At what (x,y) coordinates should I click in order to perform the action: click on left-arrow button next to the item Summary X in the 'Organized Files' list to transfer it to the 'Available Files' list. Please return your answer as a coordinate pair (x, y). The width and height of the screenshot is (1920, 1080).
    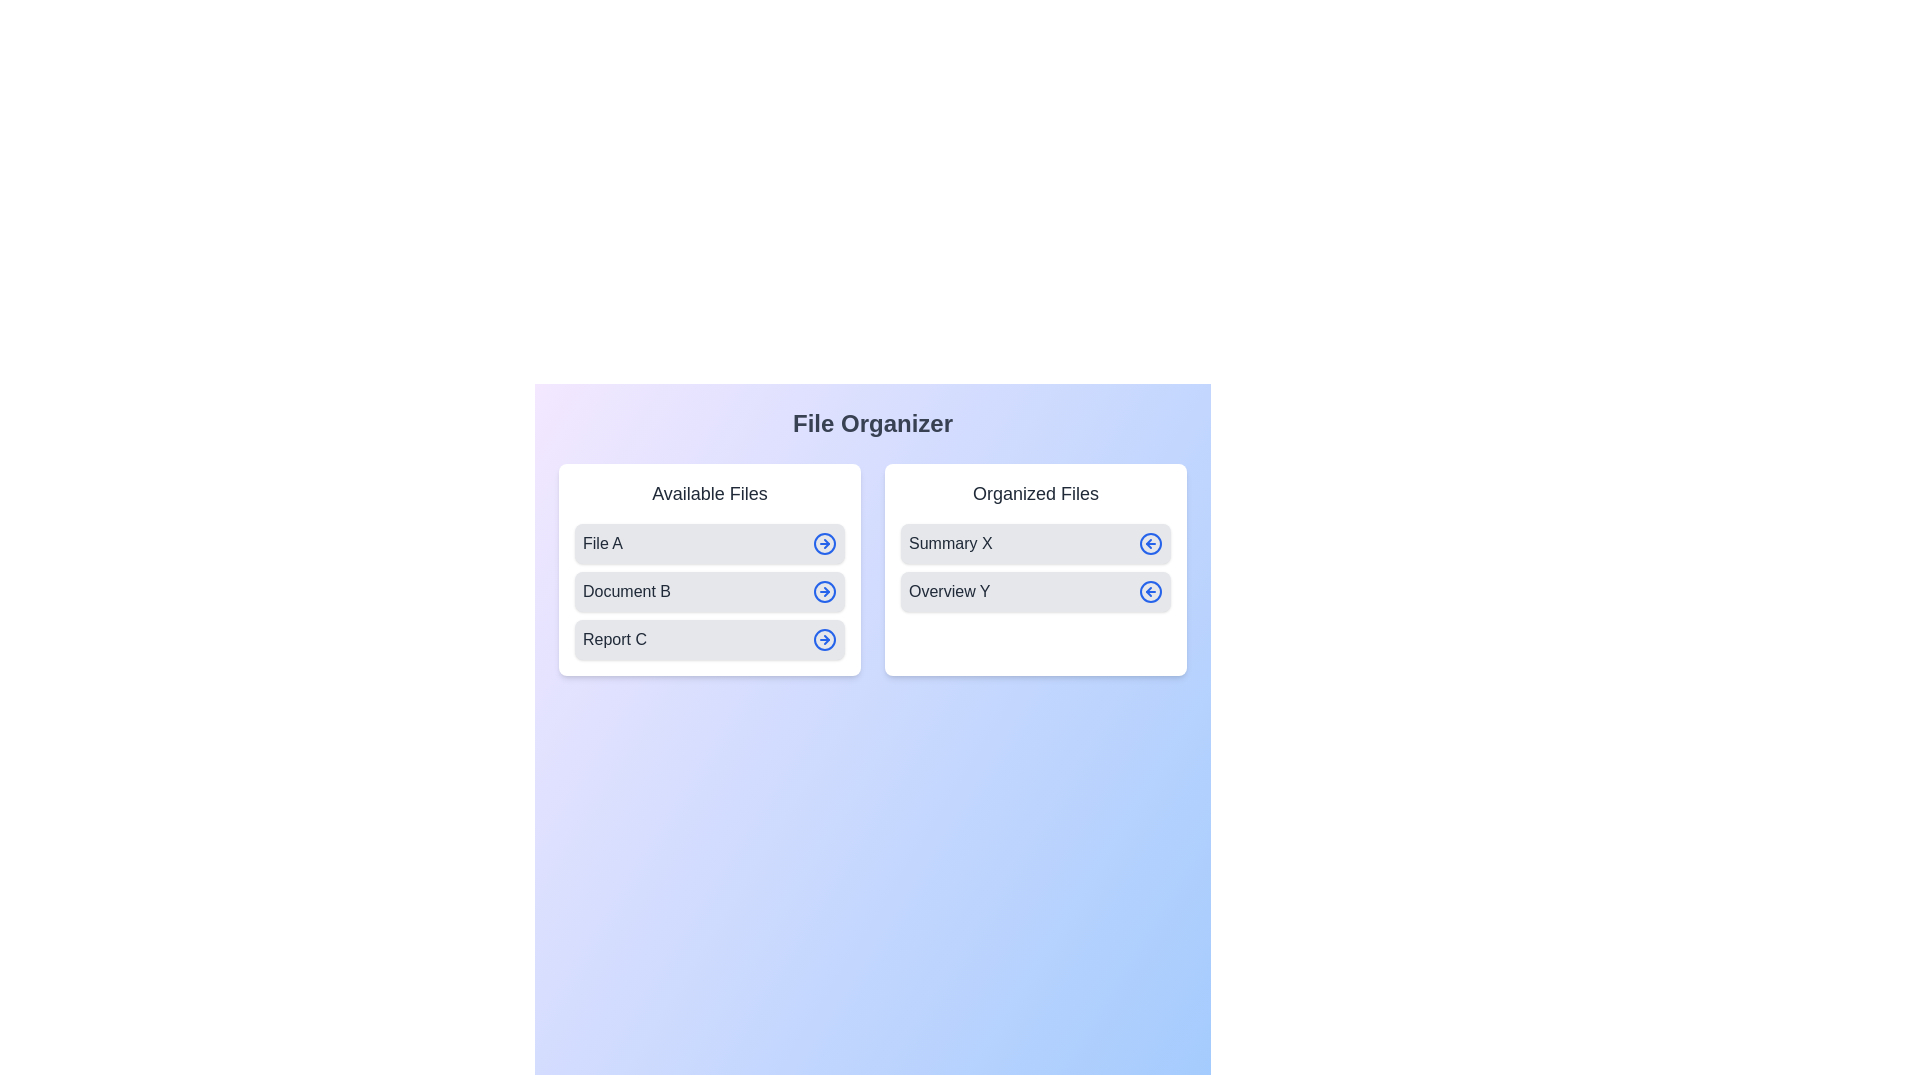
    Looking at the image, I should click on (1151, 543).